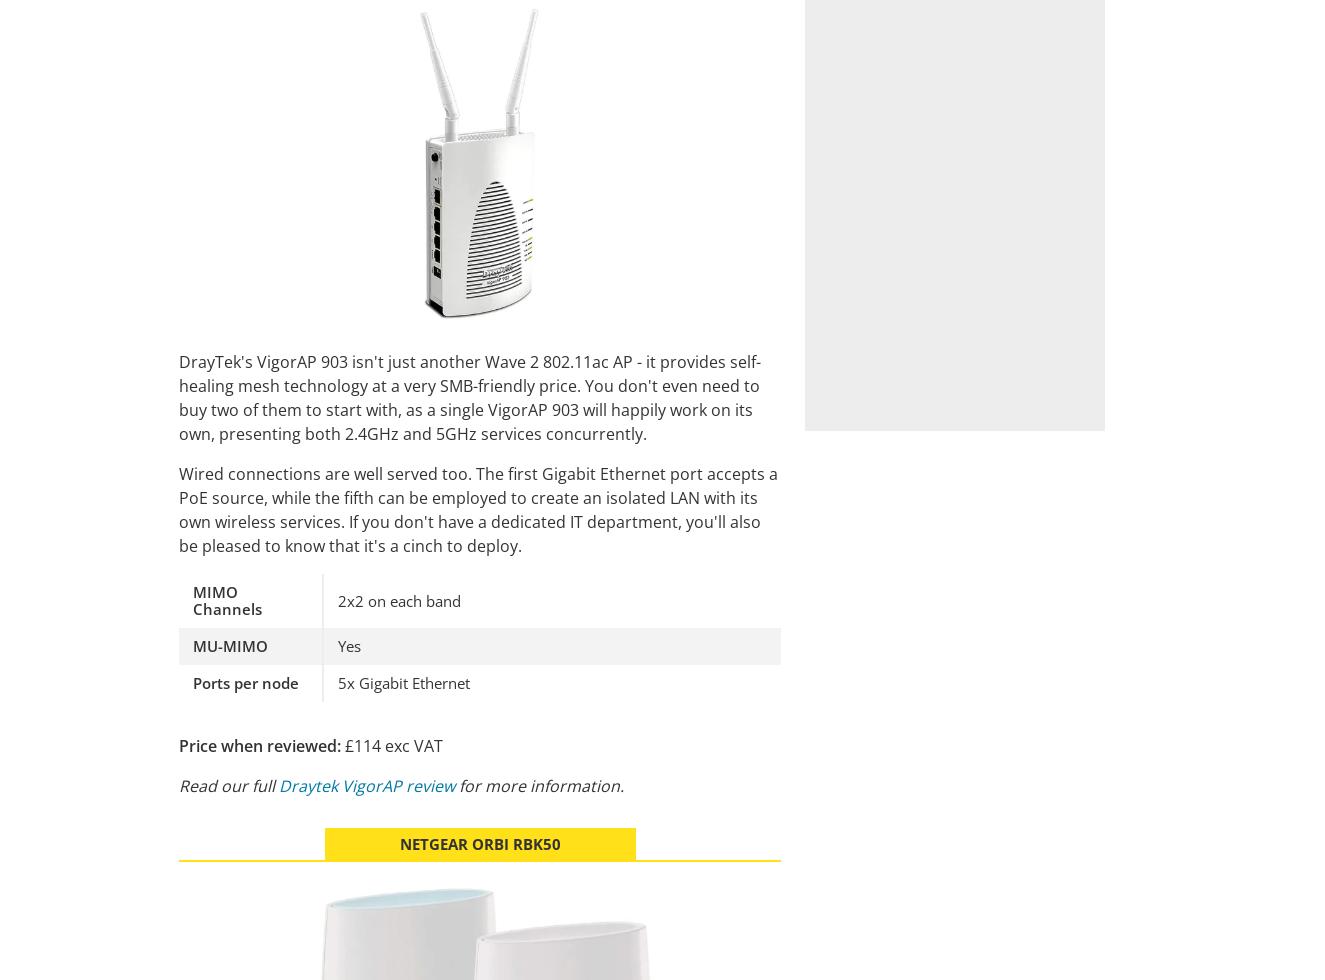 This screenshot has height=980, width=1325. I want to click on 'Wired connections are well served too. The first Gigabit Ethernet port accepts a PoE source, while the fifth can be employed to create an isolated LAN with its own wireless services. If you don't have a dedicated IT department, you'll also be pleased to know that it's a cinch to deploy.', so click(178, 509).